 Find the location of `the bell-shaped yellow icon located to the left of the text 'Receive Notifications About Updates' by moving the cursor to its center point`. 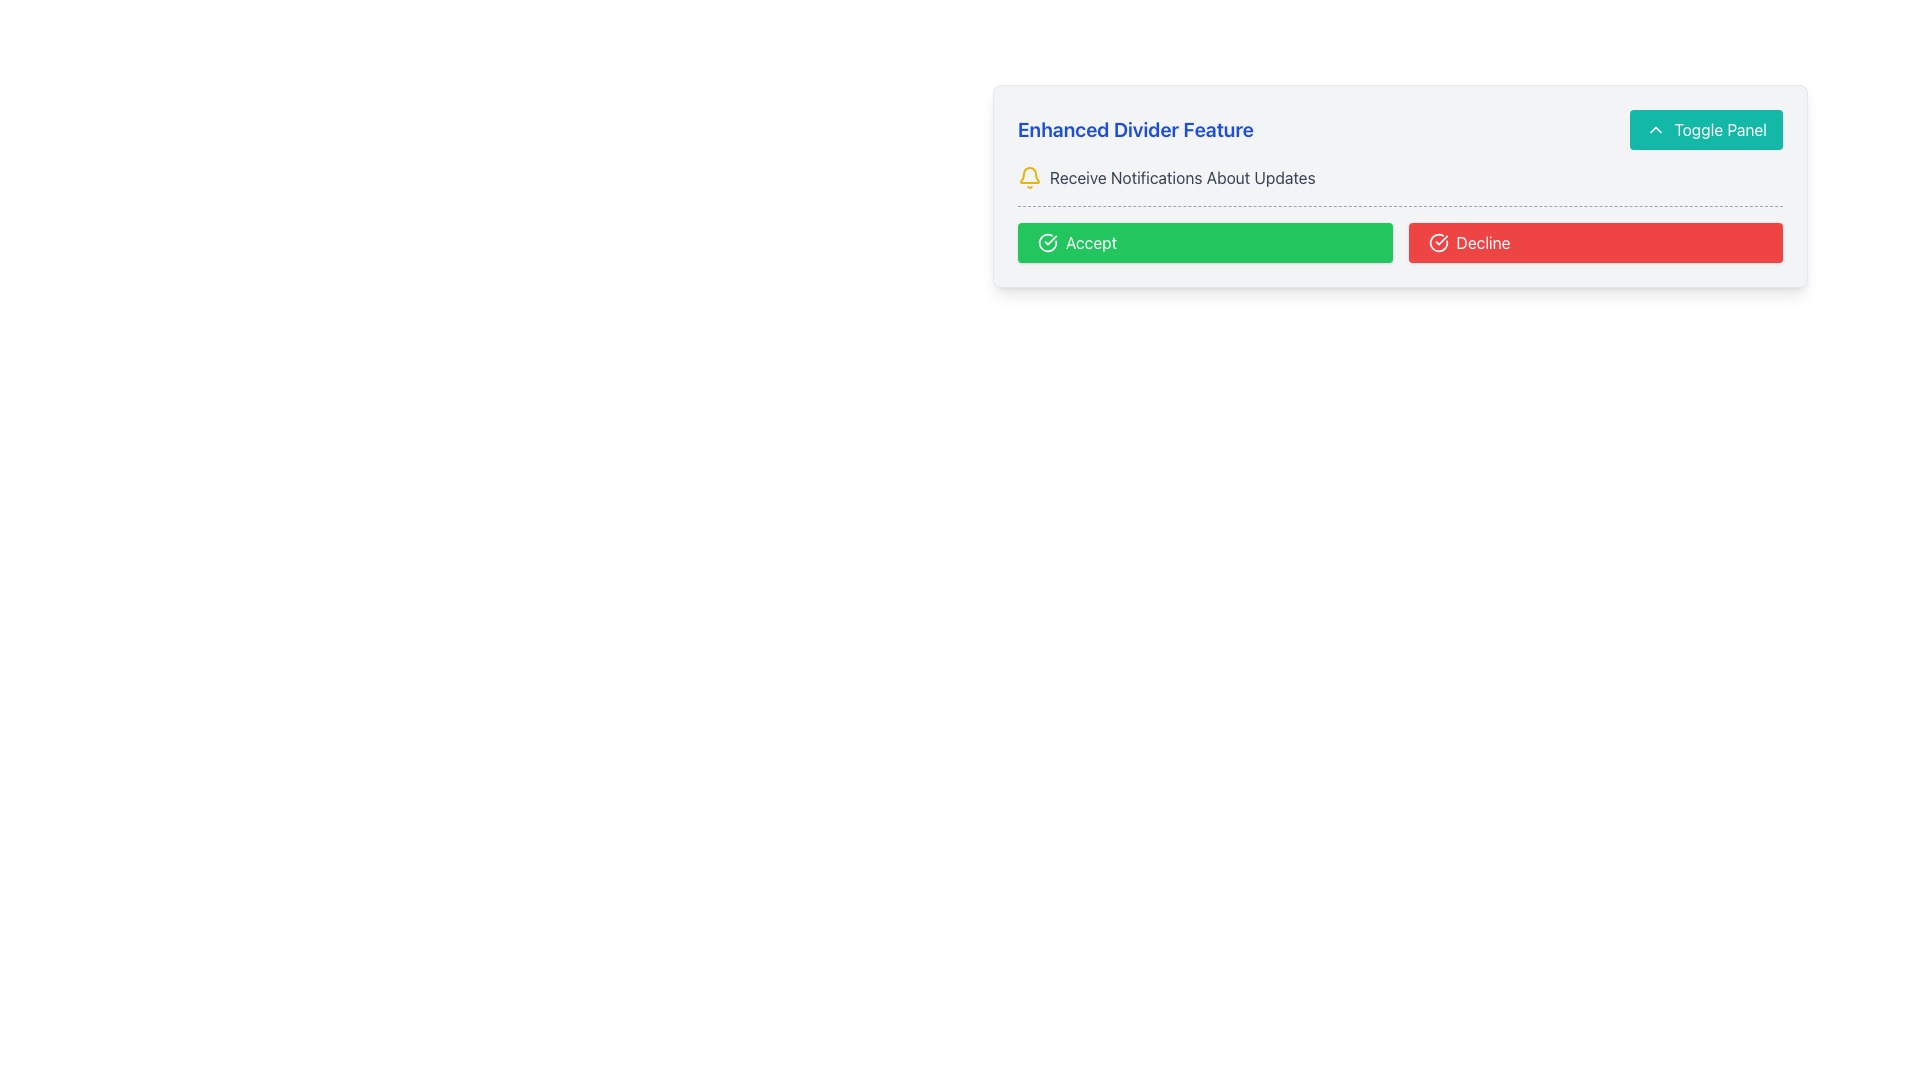

the bell-shaped yellow icon located to the left of the text 'Receive Notifications About Updates' by moving the cursor to its center point is located at coordinates (1030, 176).